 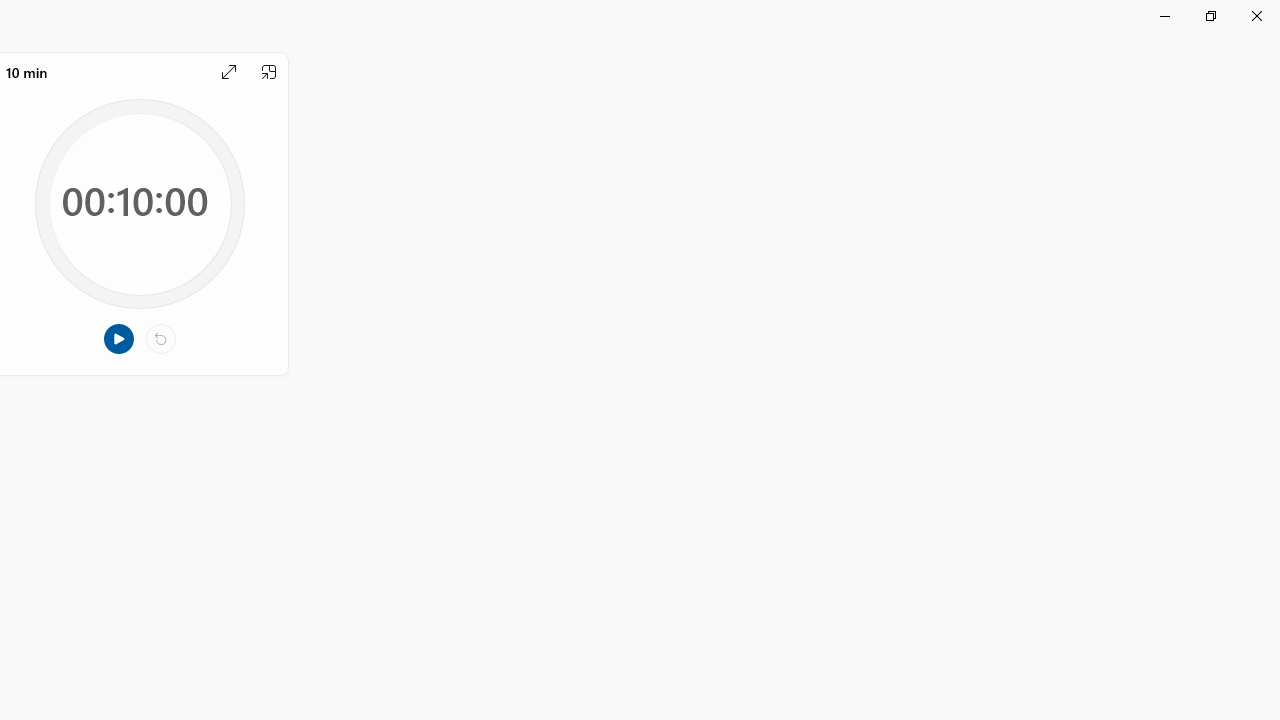 What do you see at coordinates (161, 338) in the screenshot?
I see `'Reset'` at bounding box center [161, 338].